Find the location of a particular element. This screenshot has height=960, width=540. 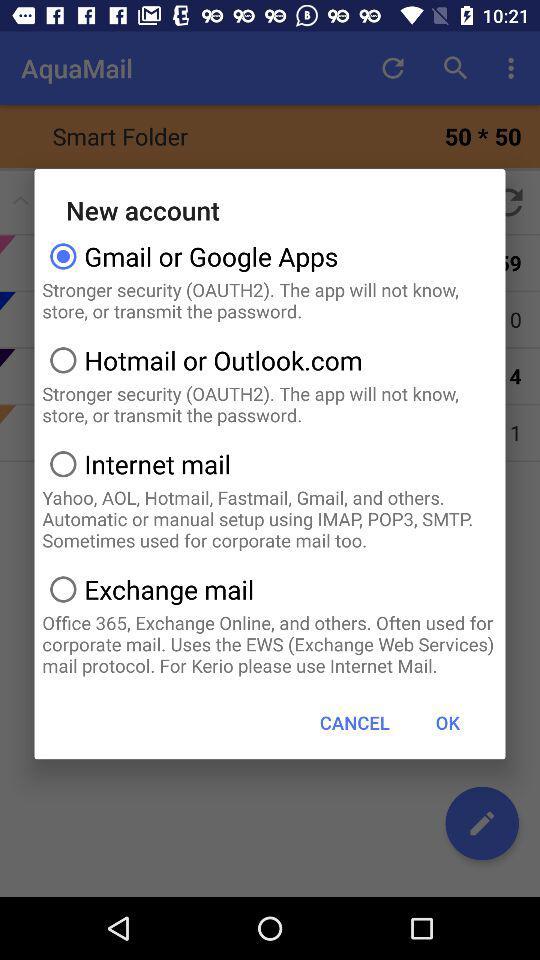

button next to the ok icon is located at coordinates (353, 721).